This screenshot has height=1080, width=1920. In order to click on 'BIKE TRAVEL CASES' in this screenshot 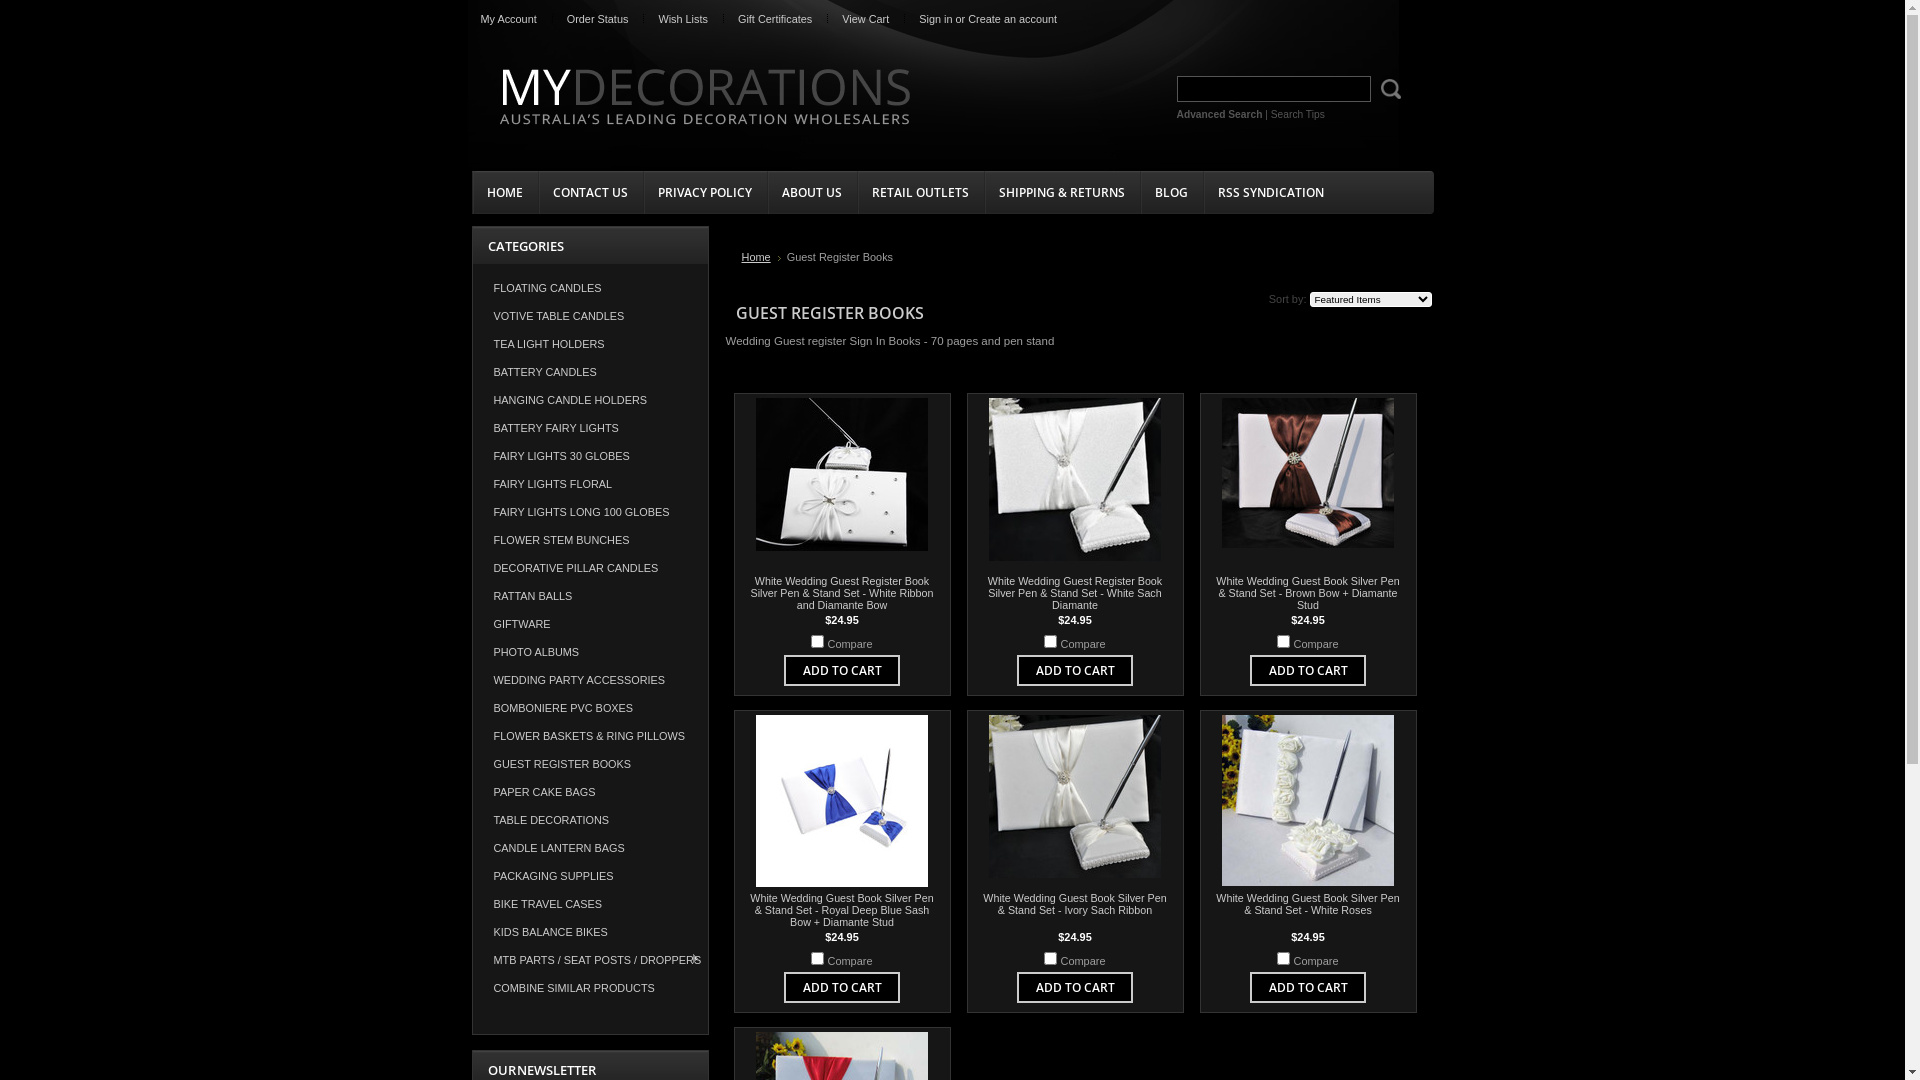, I will do `click(589, 903)`.